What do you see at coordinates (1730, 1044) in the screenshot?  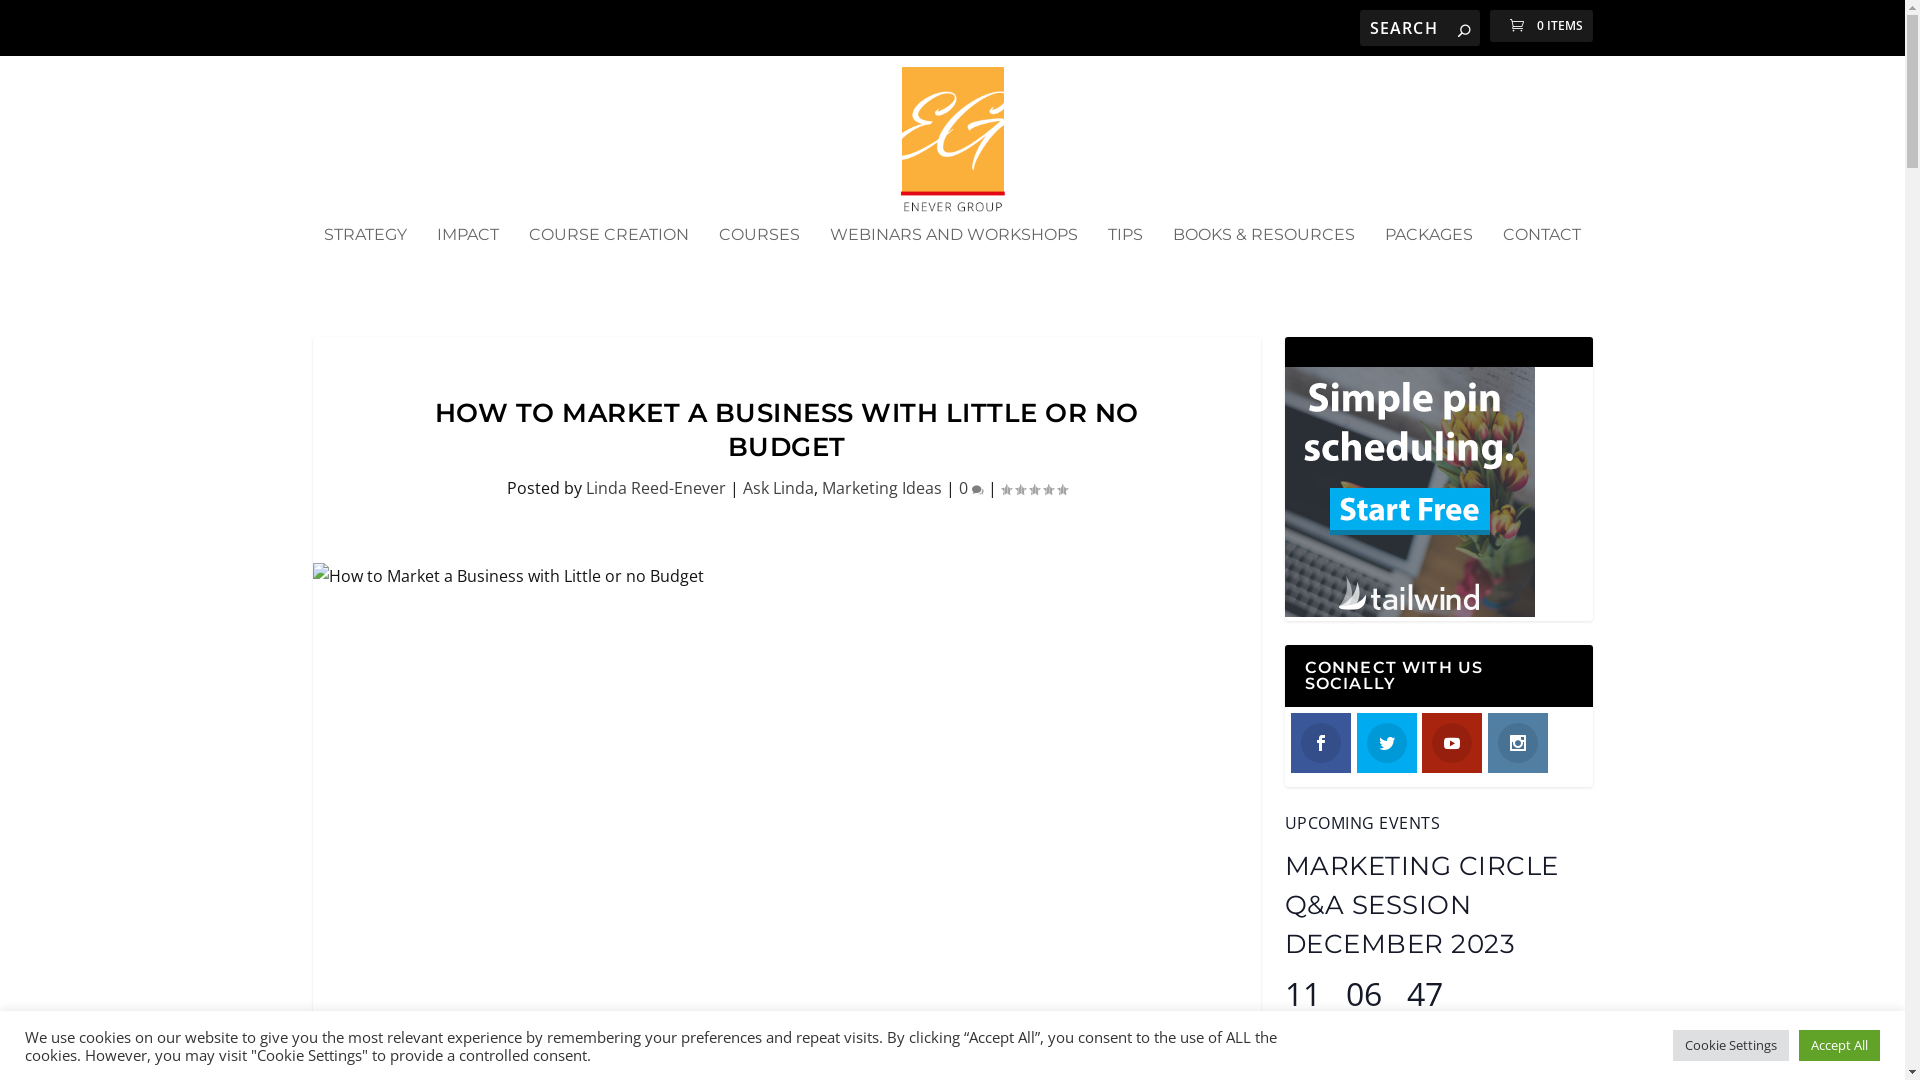 I see `'Cookie Settings'` at bounding box center [1730, 1044].